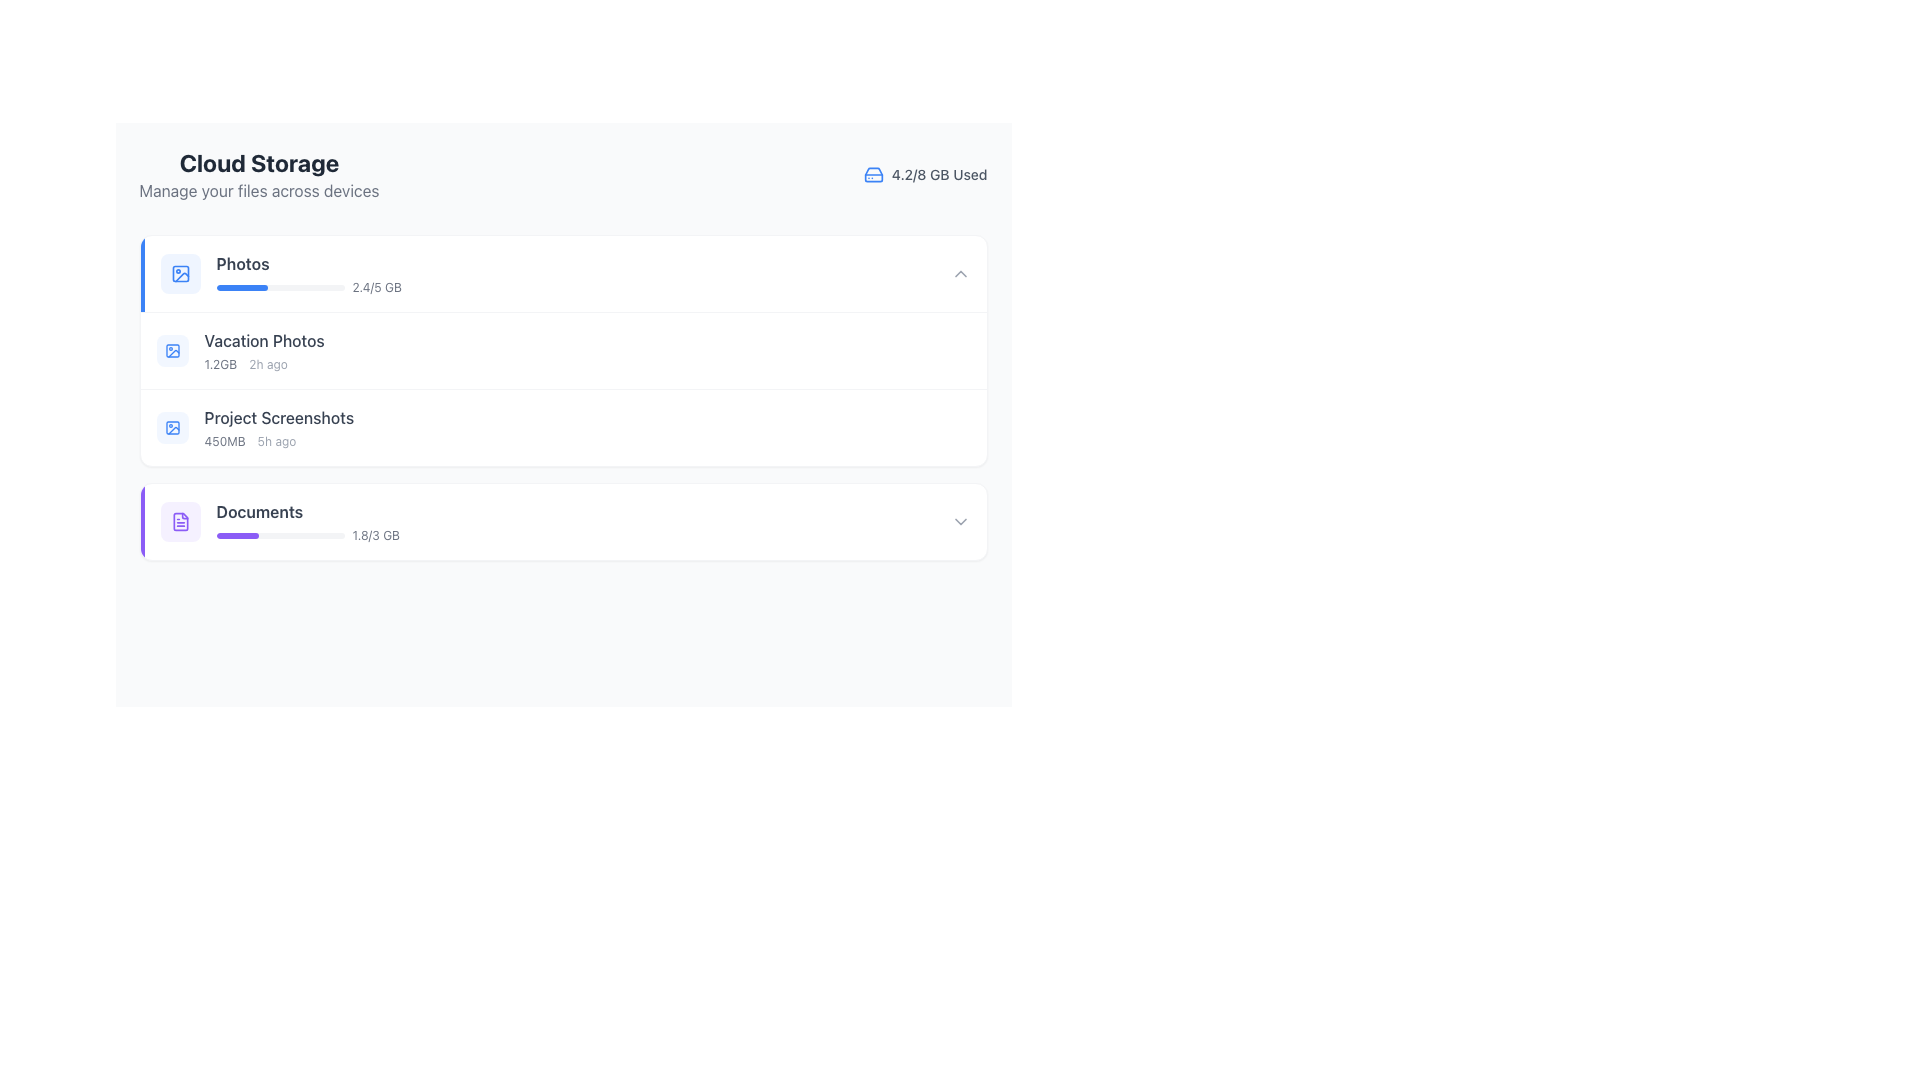 The width and height of the screenshot is (1920, 1080). What do you see at coordinates (955, 675) in the screenshot?
I see `the menu trigger button located in the bottom-right corner of the interface, associated with the 'Documents' item` at bounding box center [955, 675].